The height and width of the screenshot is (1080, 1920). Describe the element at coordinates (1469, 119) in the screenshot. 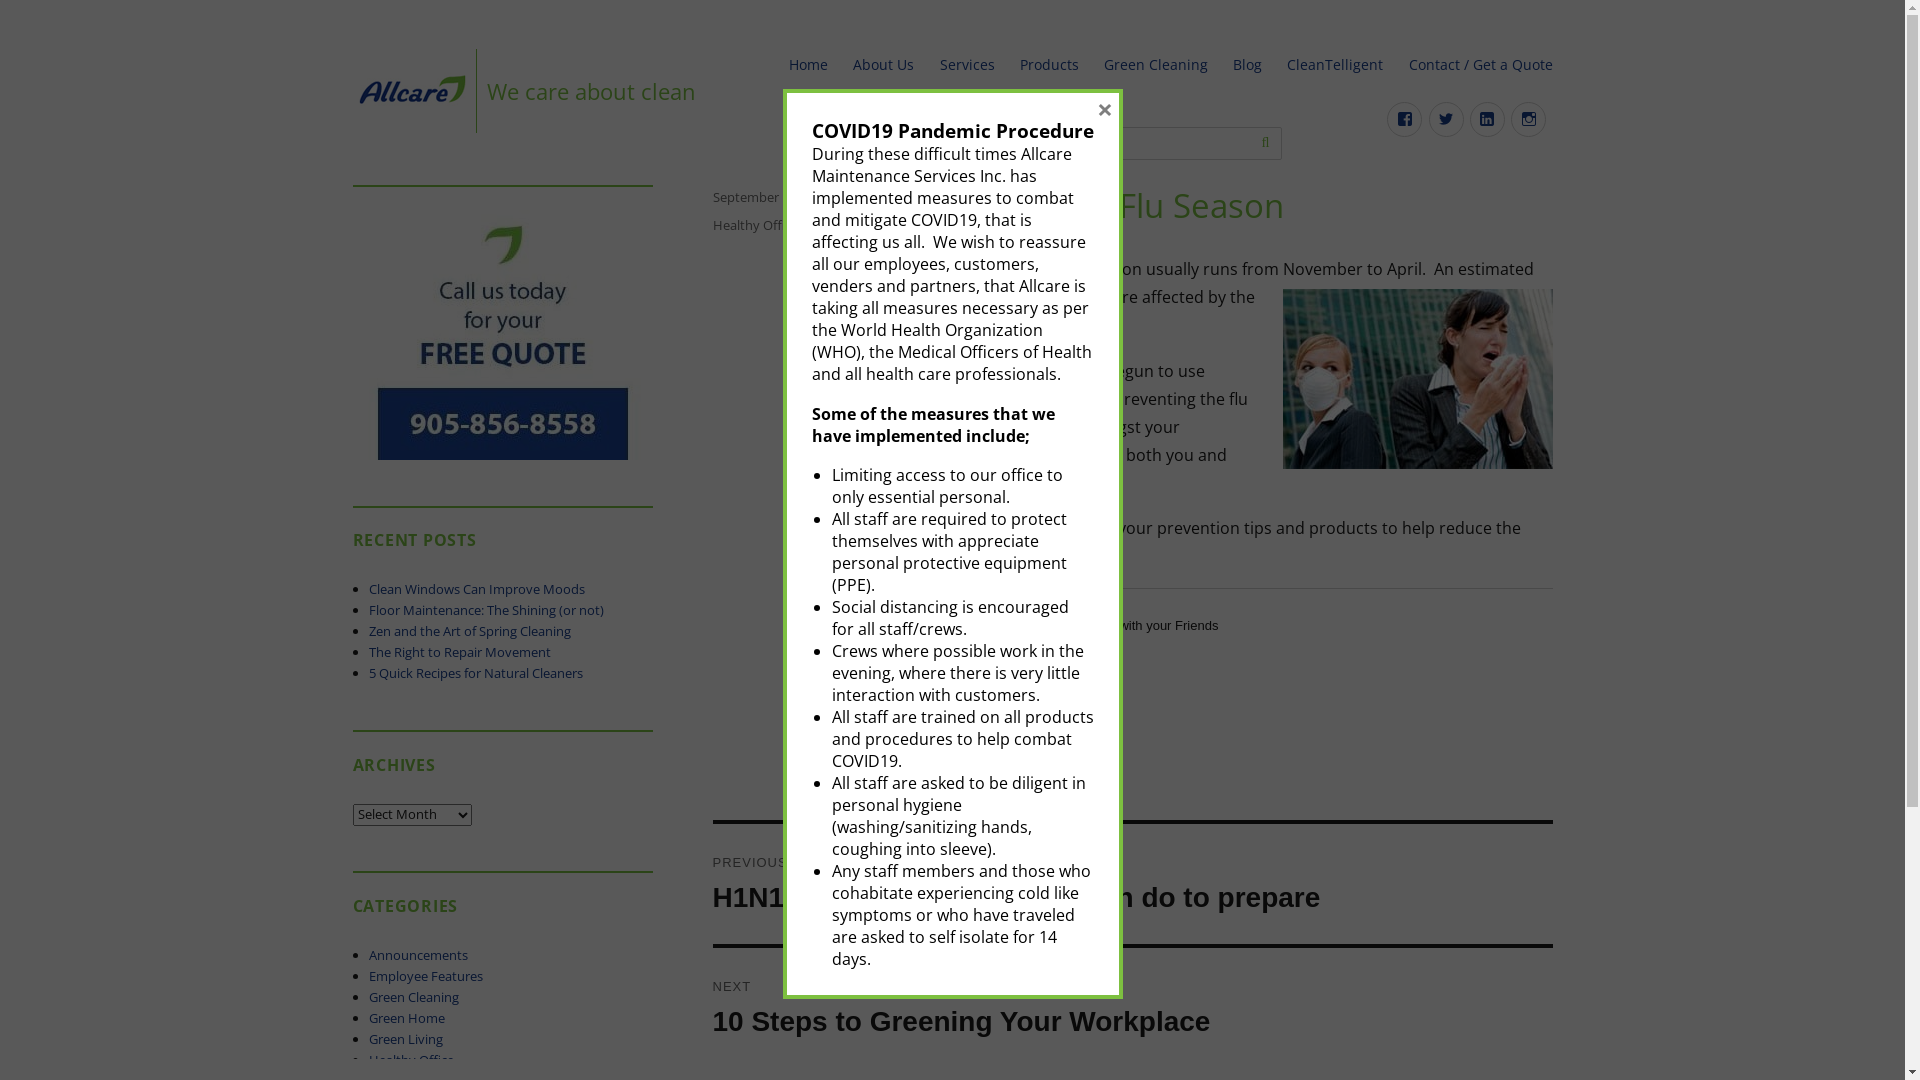

I see `'LinkedIN'` at that location.